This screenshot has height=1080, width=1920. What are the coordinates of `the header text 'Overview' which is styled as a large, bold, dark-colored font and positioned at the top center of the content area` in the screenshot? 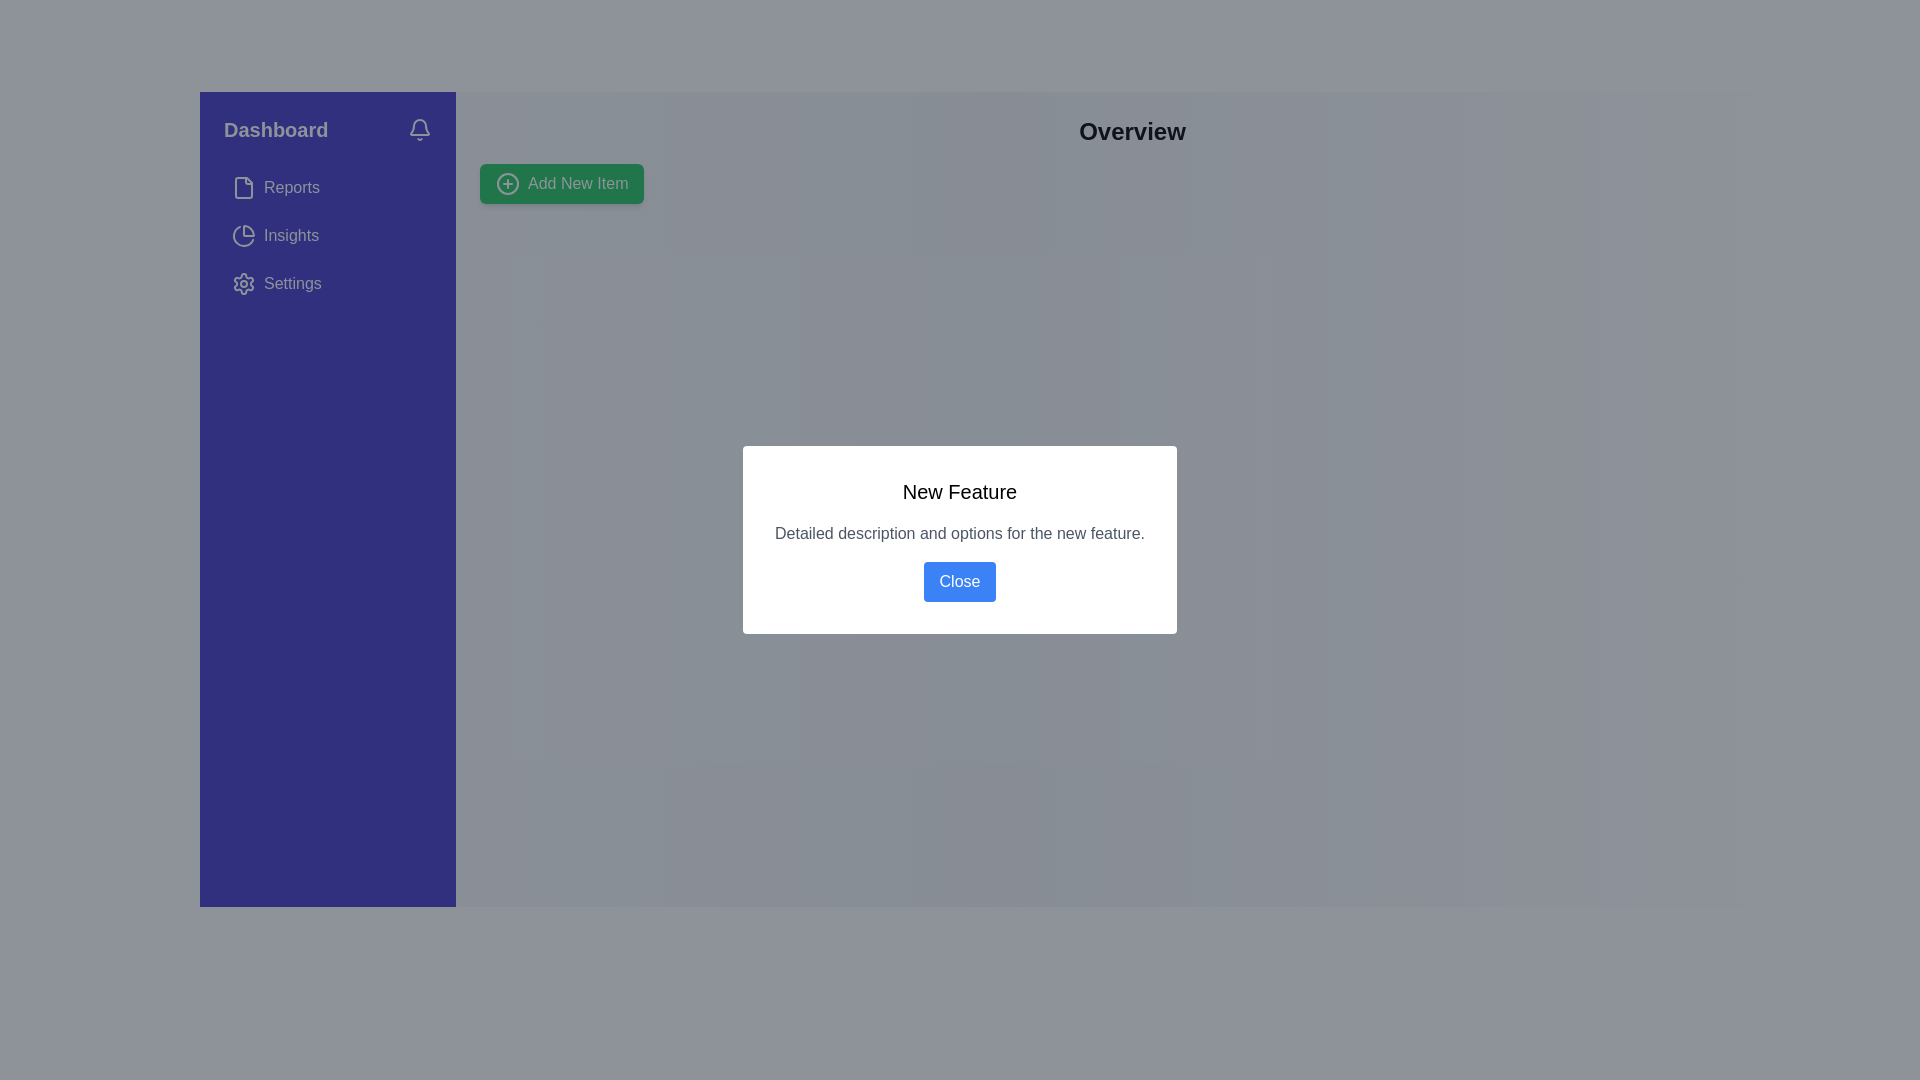 It's located at (1132, 131).